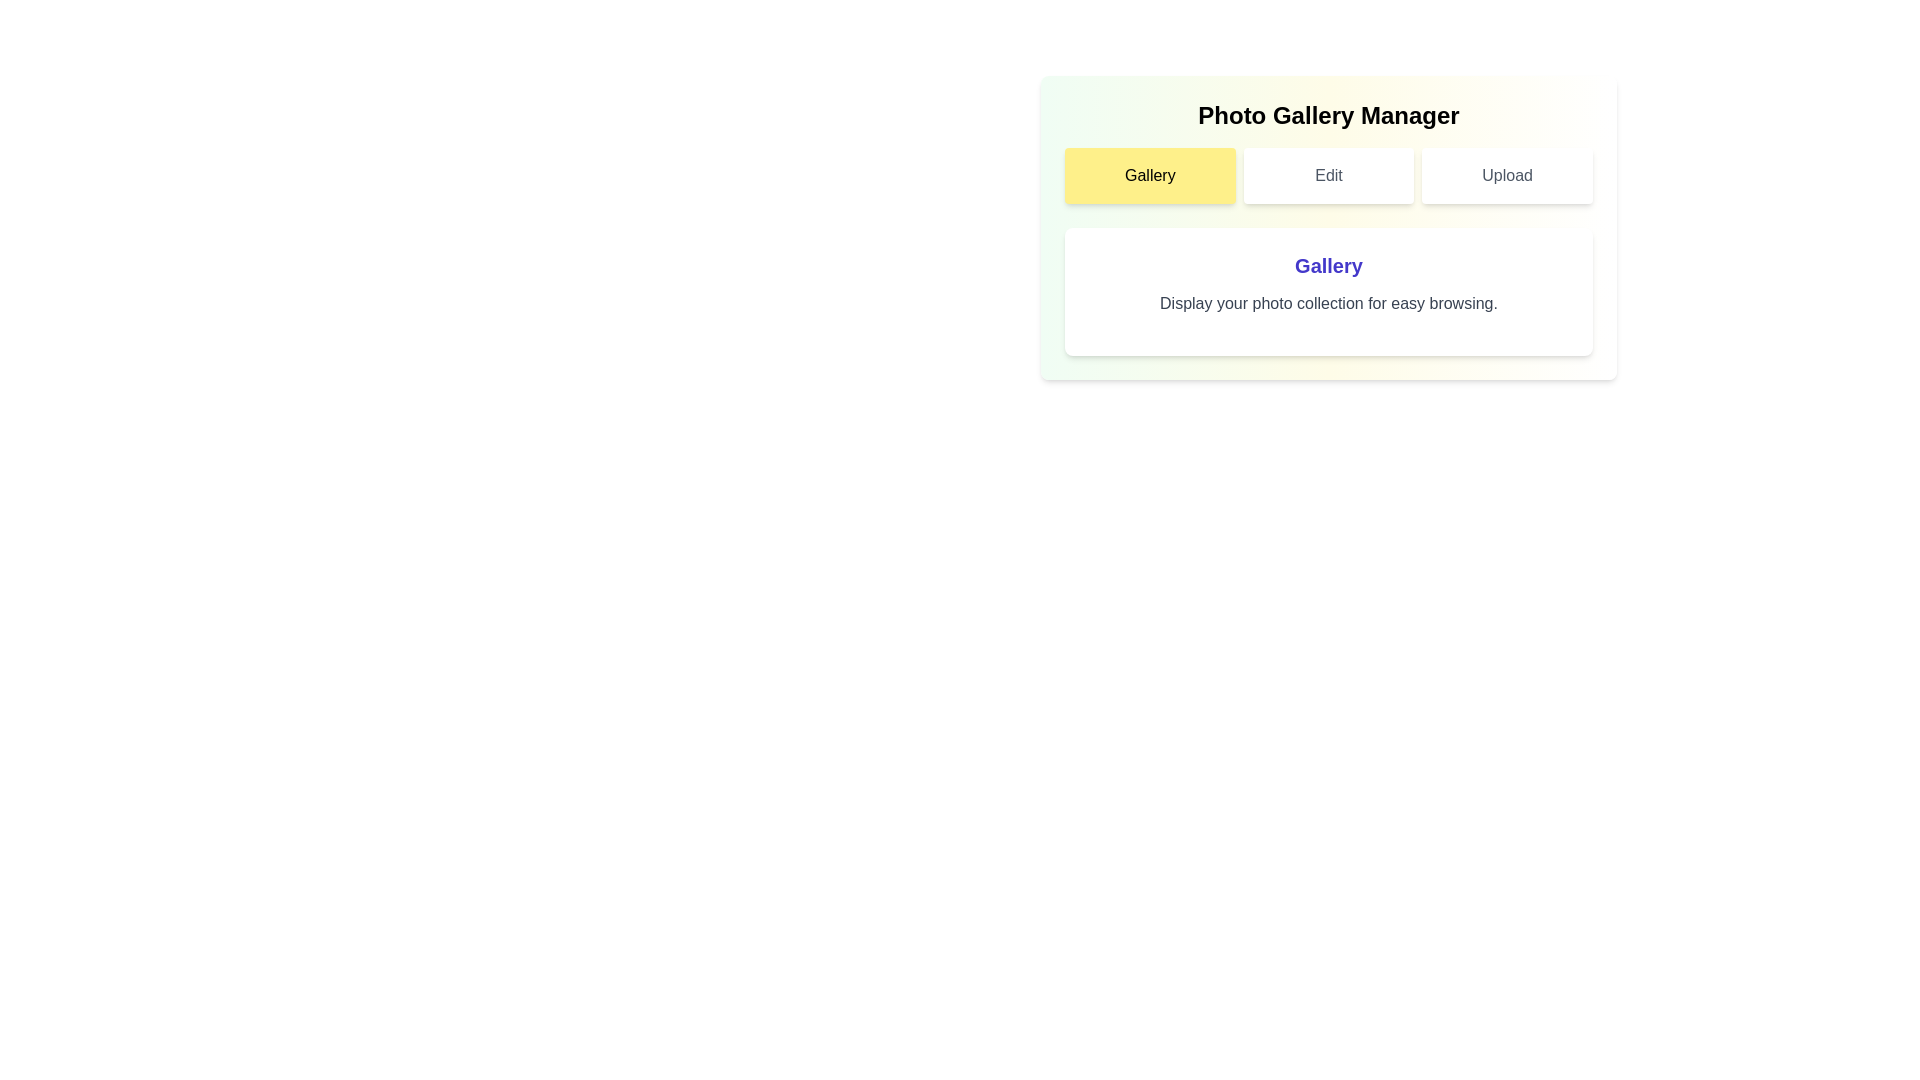 The image size is (1920, 1080). I want to click on the non-interactive text label that enhances the clarity and structure of the galleries section within the user interface, so click(1329, 265).